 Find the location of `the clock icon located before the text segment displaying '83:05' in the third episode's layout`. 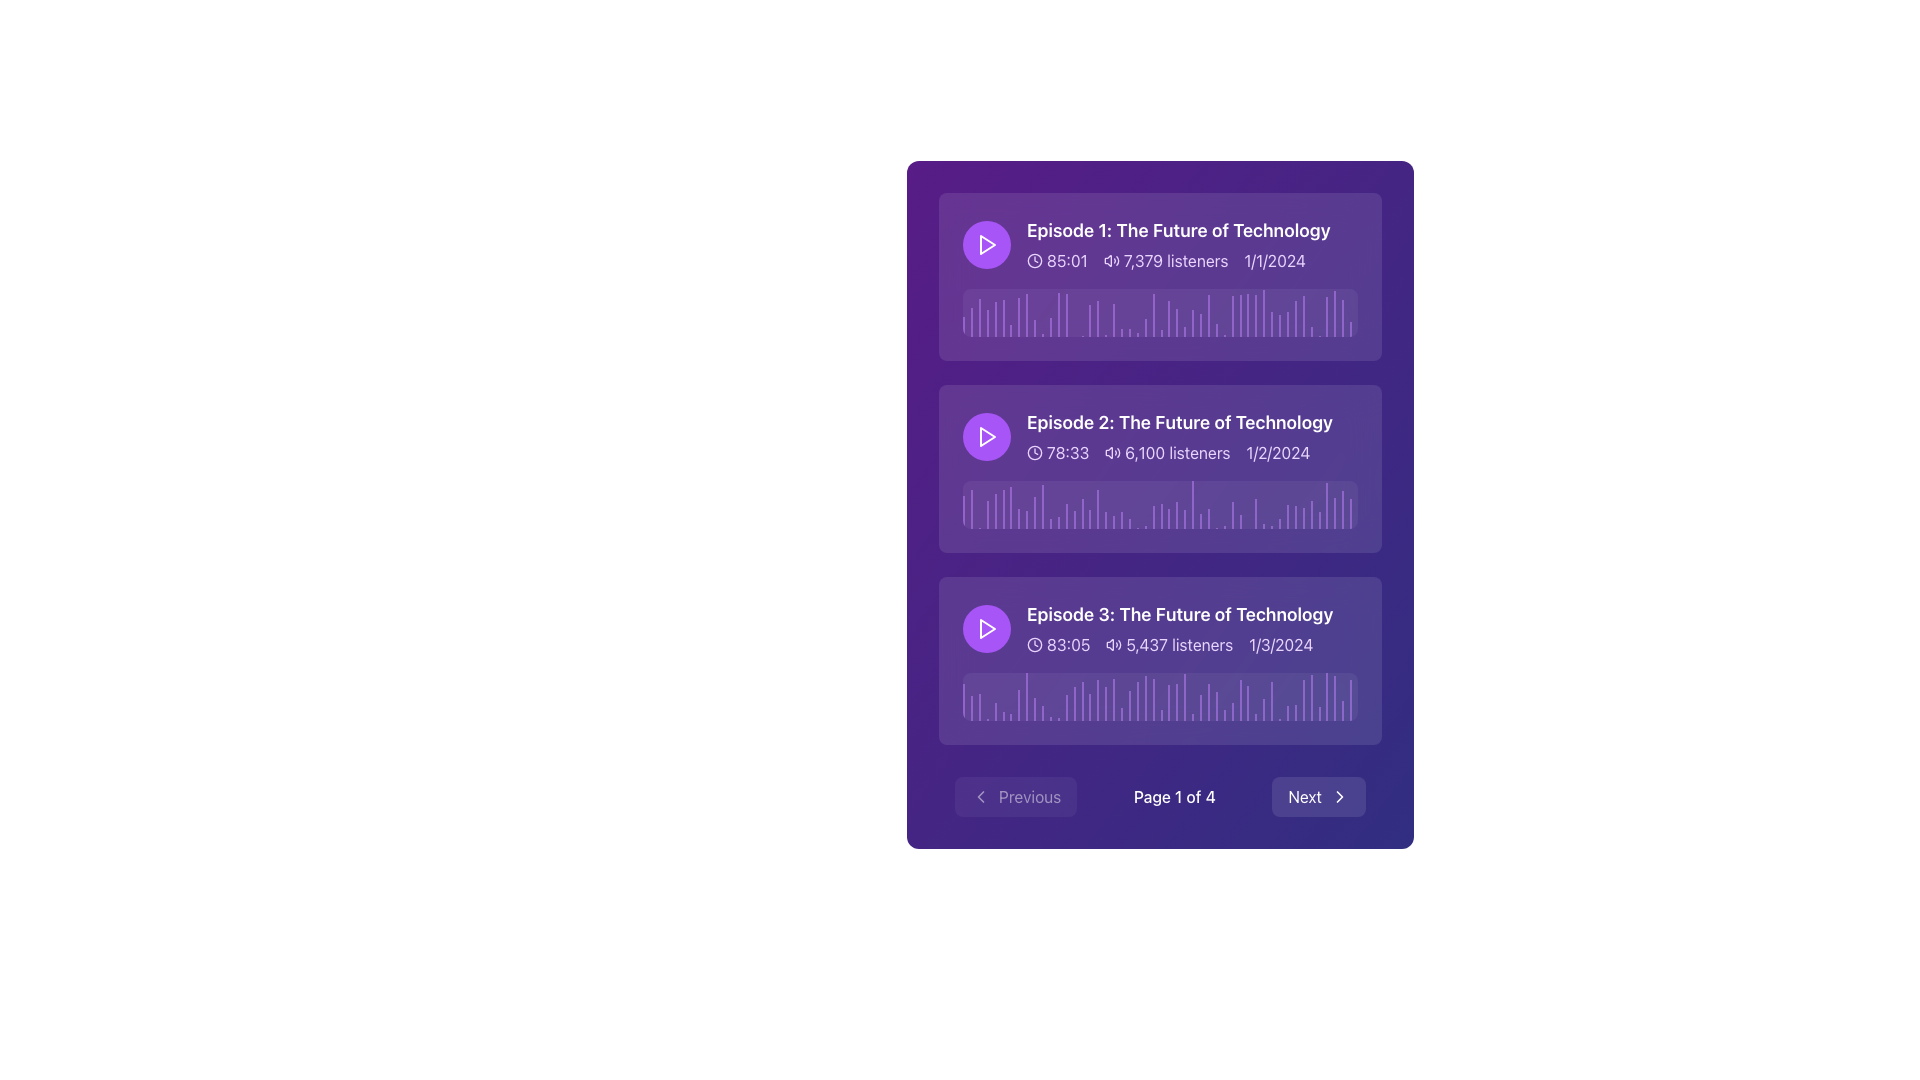

the clock icon located before the text segment displaying '83:05' in the third episode's layout is located at coordinates (1035, 644).